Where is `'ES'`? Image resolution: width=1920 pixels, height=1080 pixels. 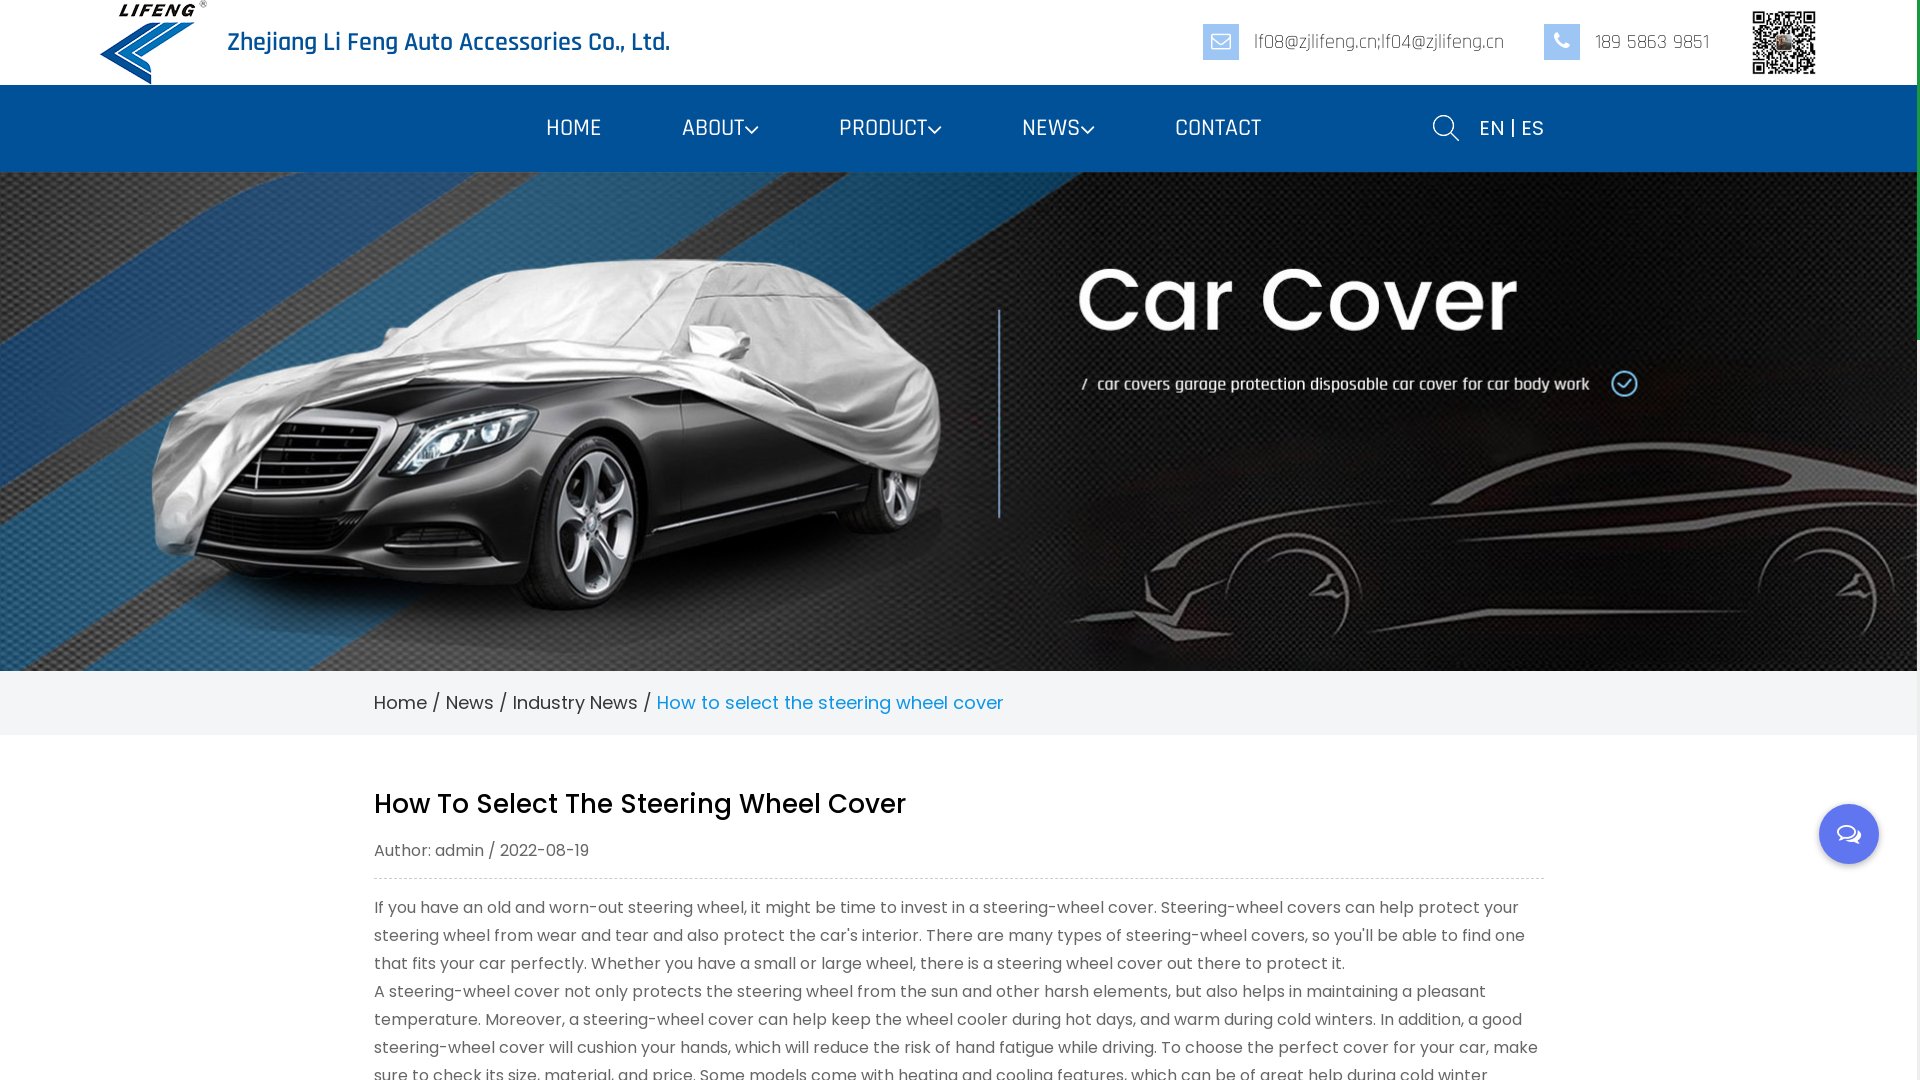 'ES' is located at coordinates (1530, 127).